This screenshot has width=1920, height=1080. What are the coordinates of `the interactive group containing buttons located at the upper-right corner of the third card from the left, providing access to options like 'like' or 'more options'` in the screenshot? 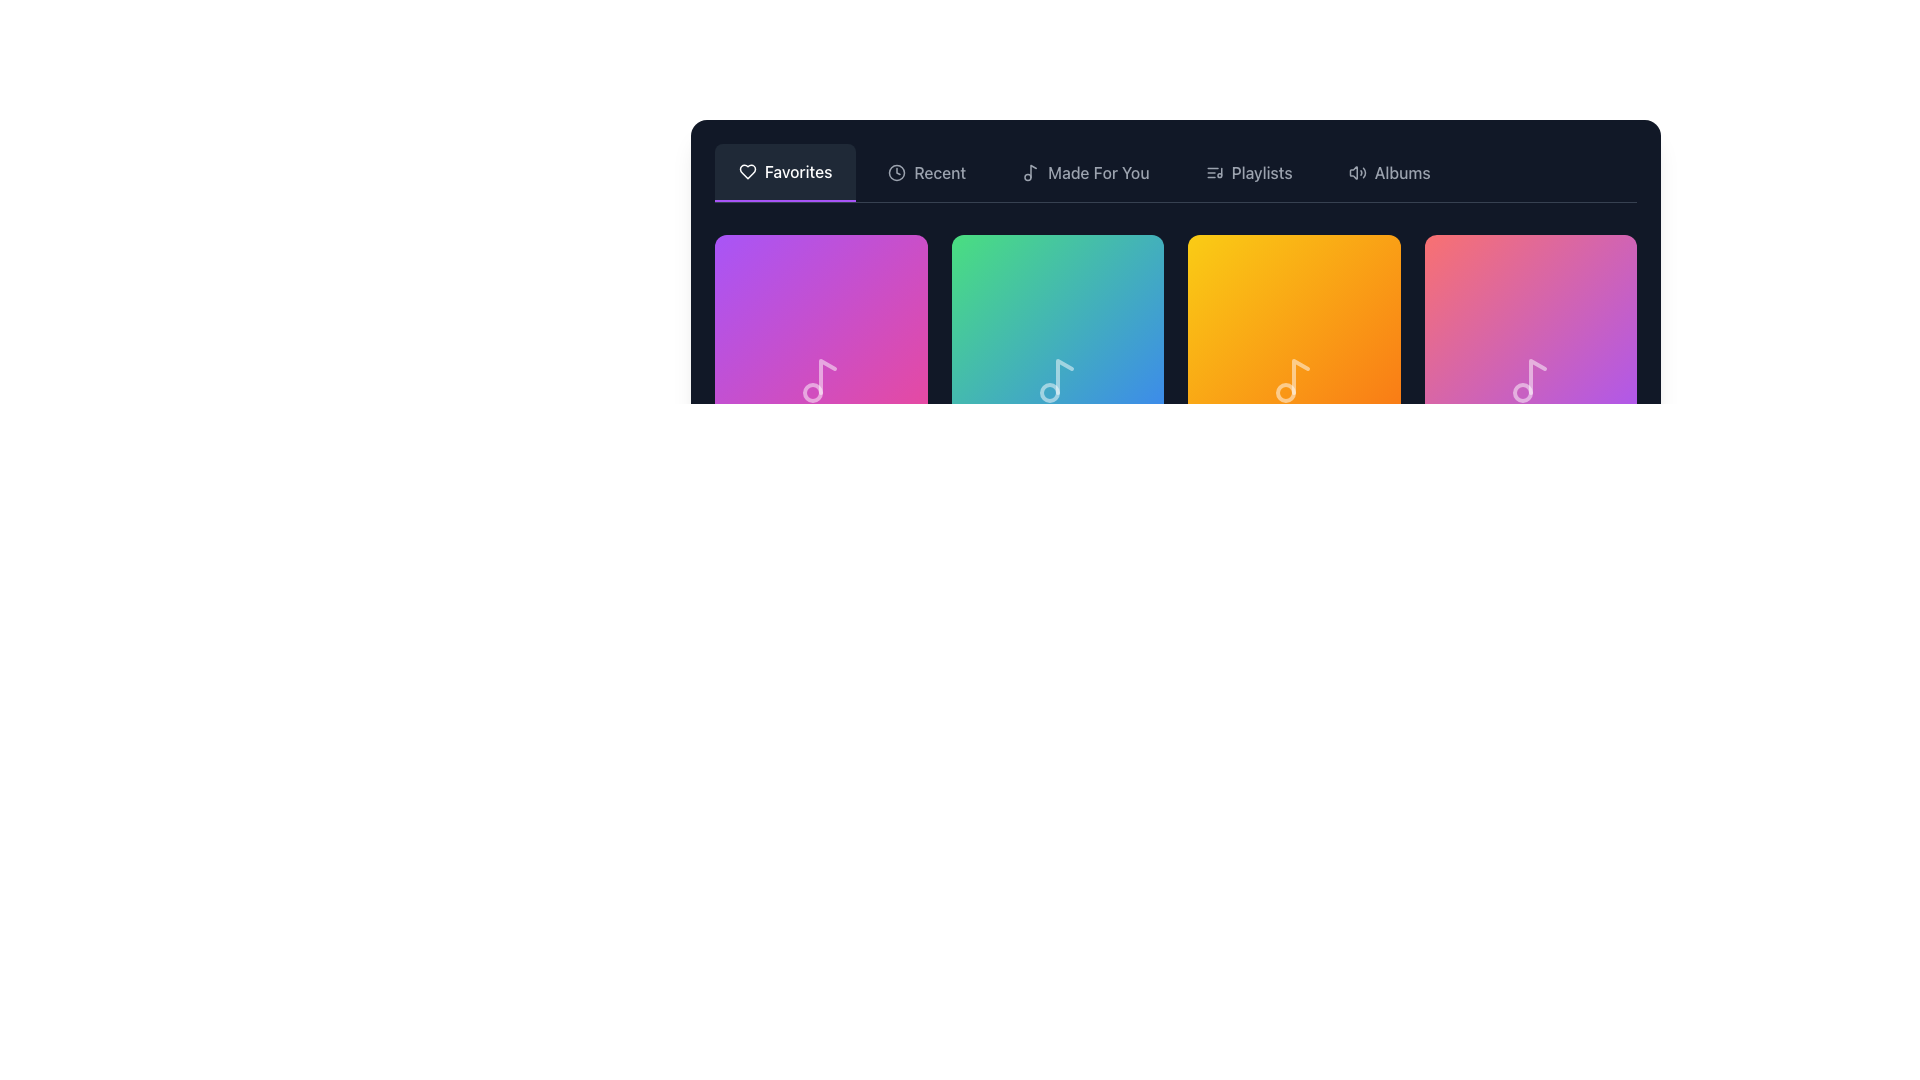 It's located at (1583, 265).